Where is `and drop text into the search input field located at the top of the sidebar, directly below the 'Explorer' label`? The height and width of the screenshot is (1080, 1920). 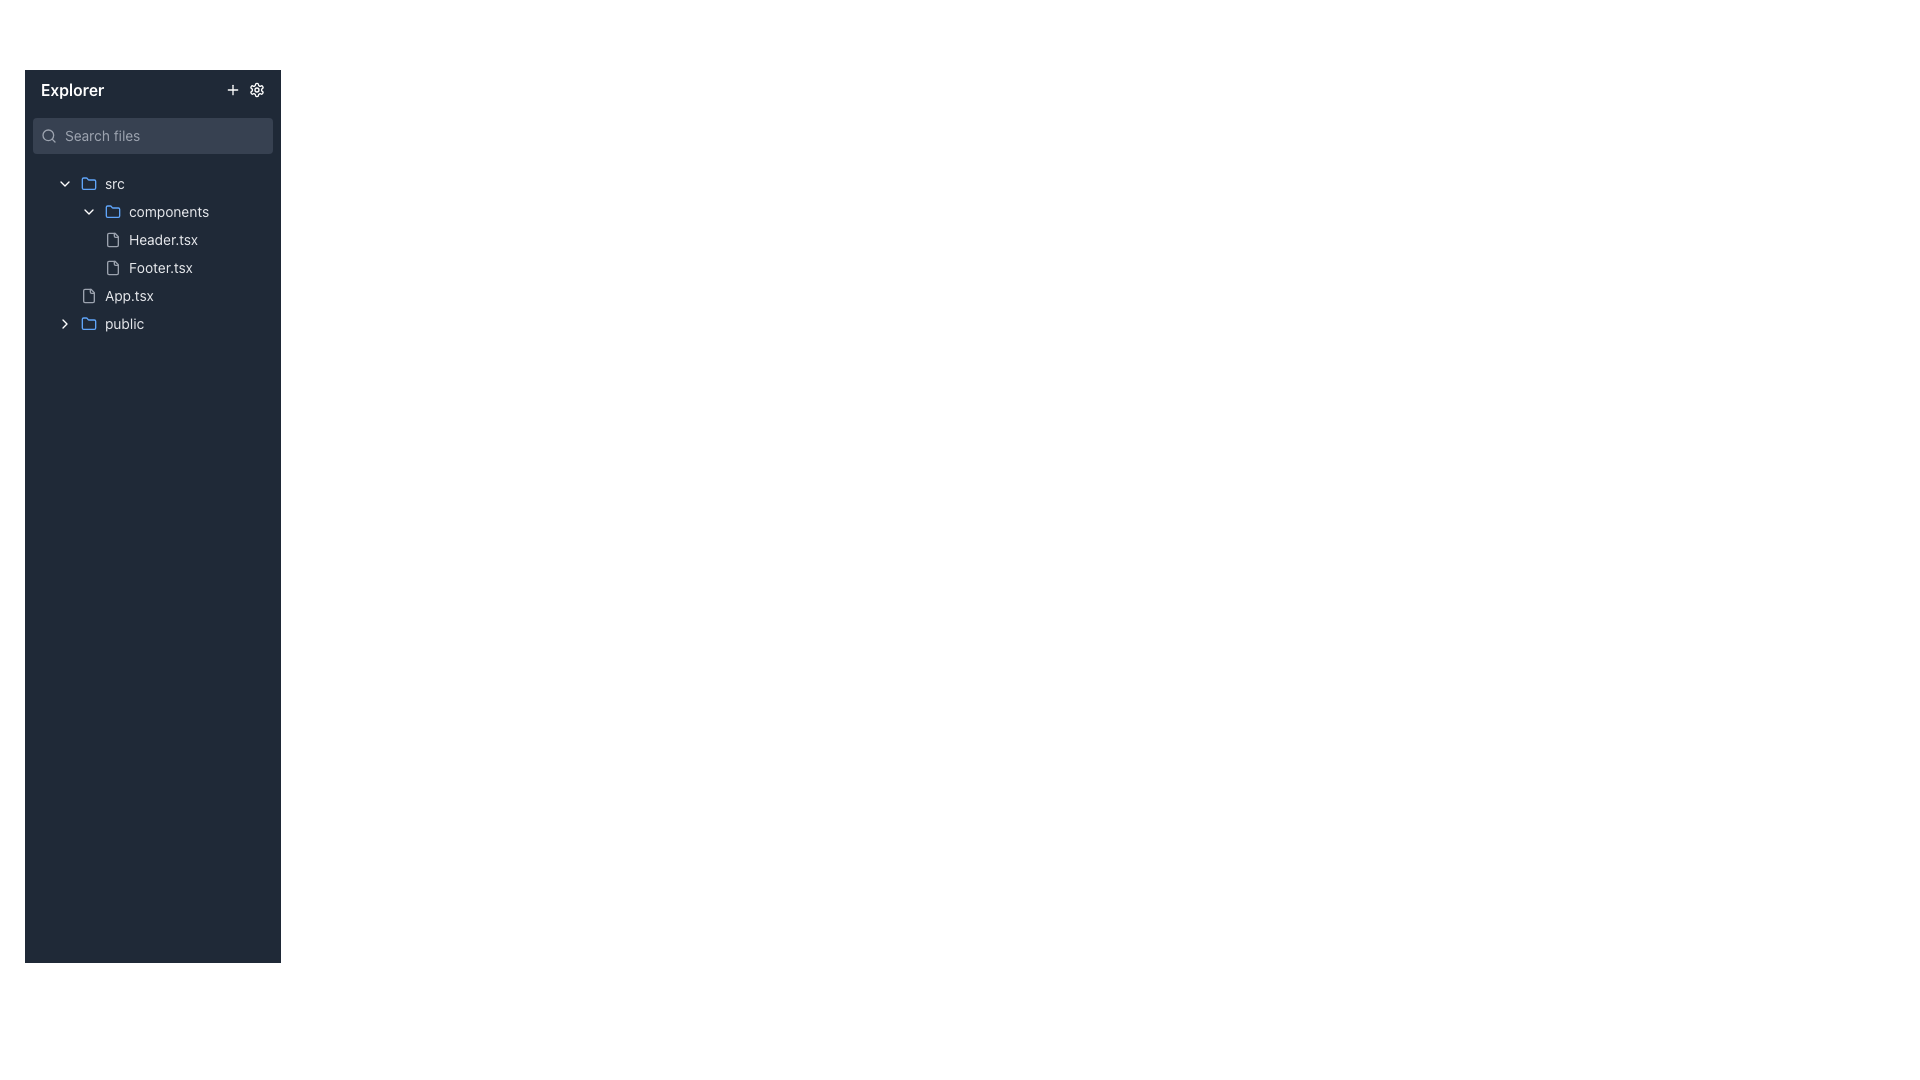 and drop text into the search input field located at the top of the sidebar, directly below the 'Explorer' label is located at coordinates (152, 135).